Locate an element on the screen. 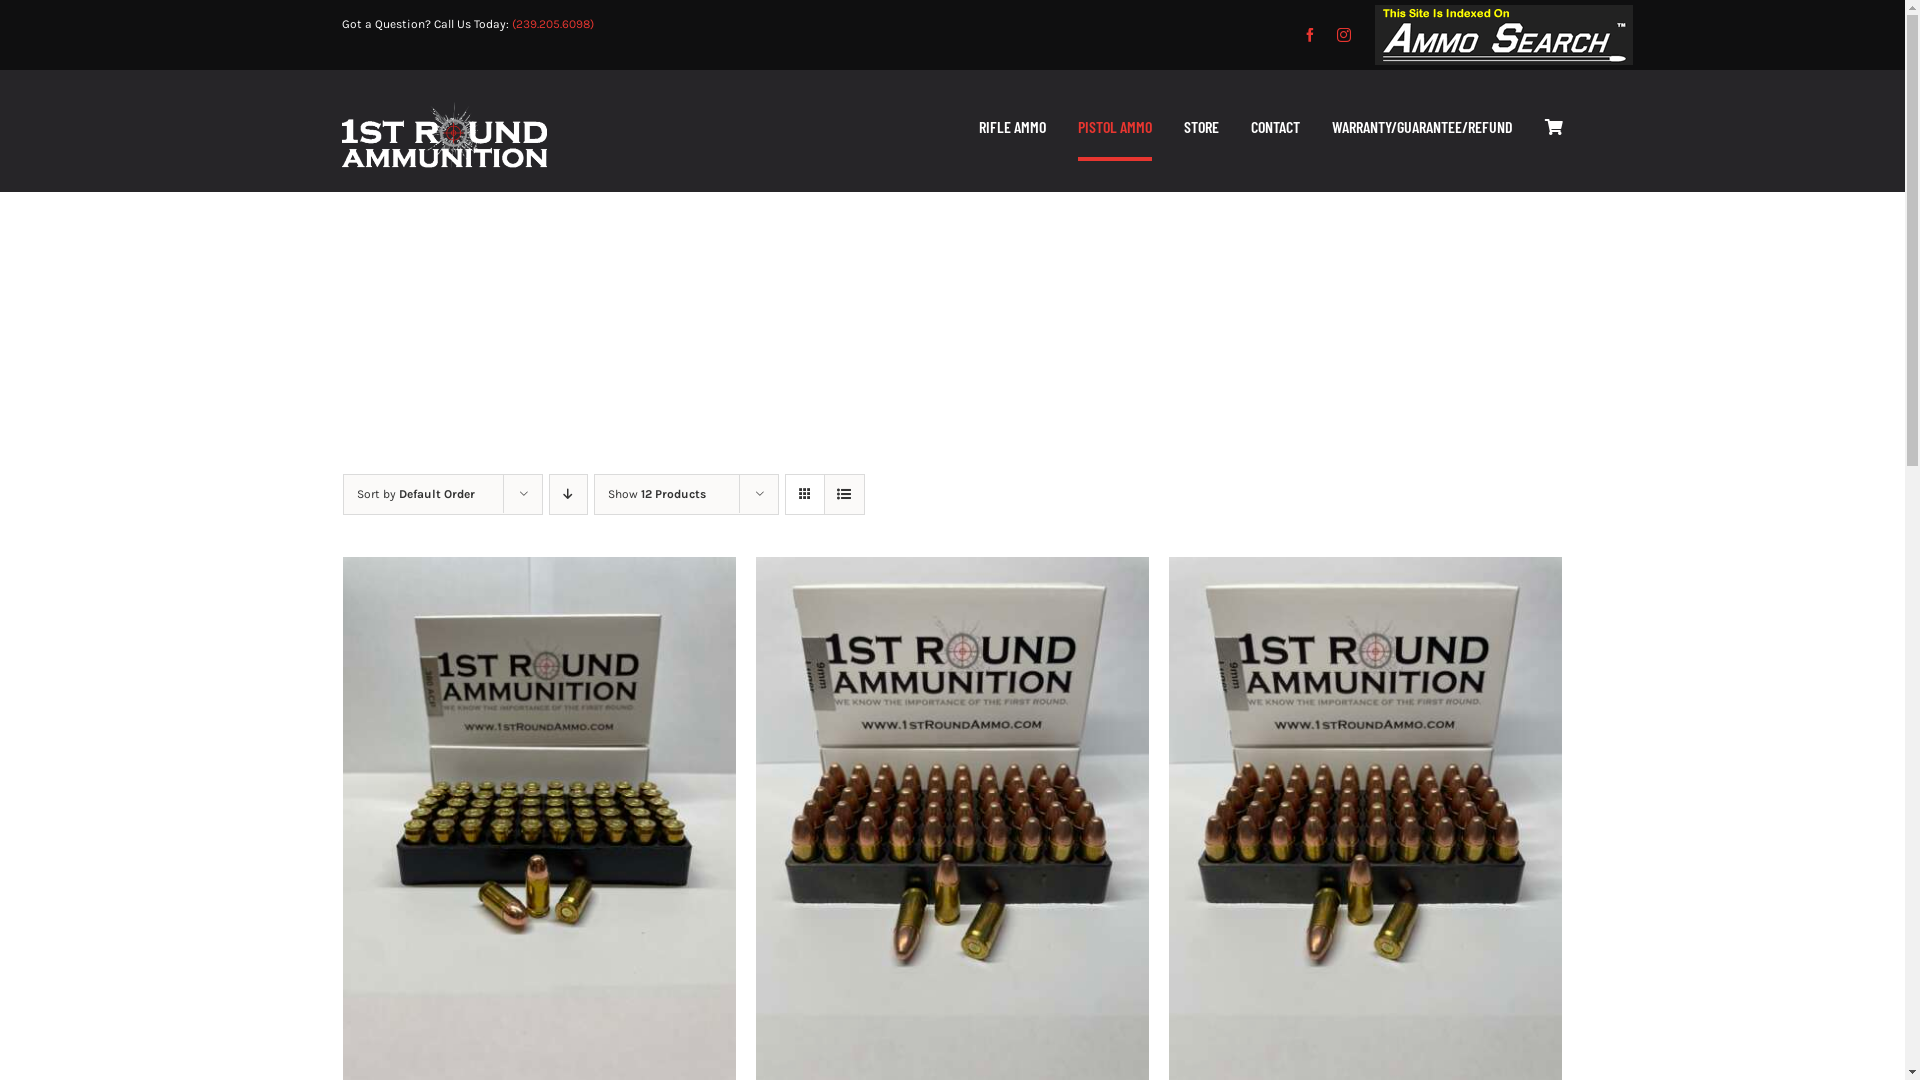 The width and height of the screenshot is (1920, 1080). 'WARRANTY/GUARANTEE/REFUND' is located at coordinates (1331, 128).